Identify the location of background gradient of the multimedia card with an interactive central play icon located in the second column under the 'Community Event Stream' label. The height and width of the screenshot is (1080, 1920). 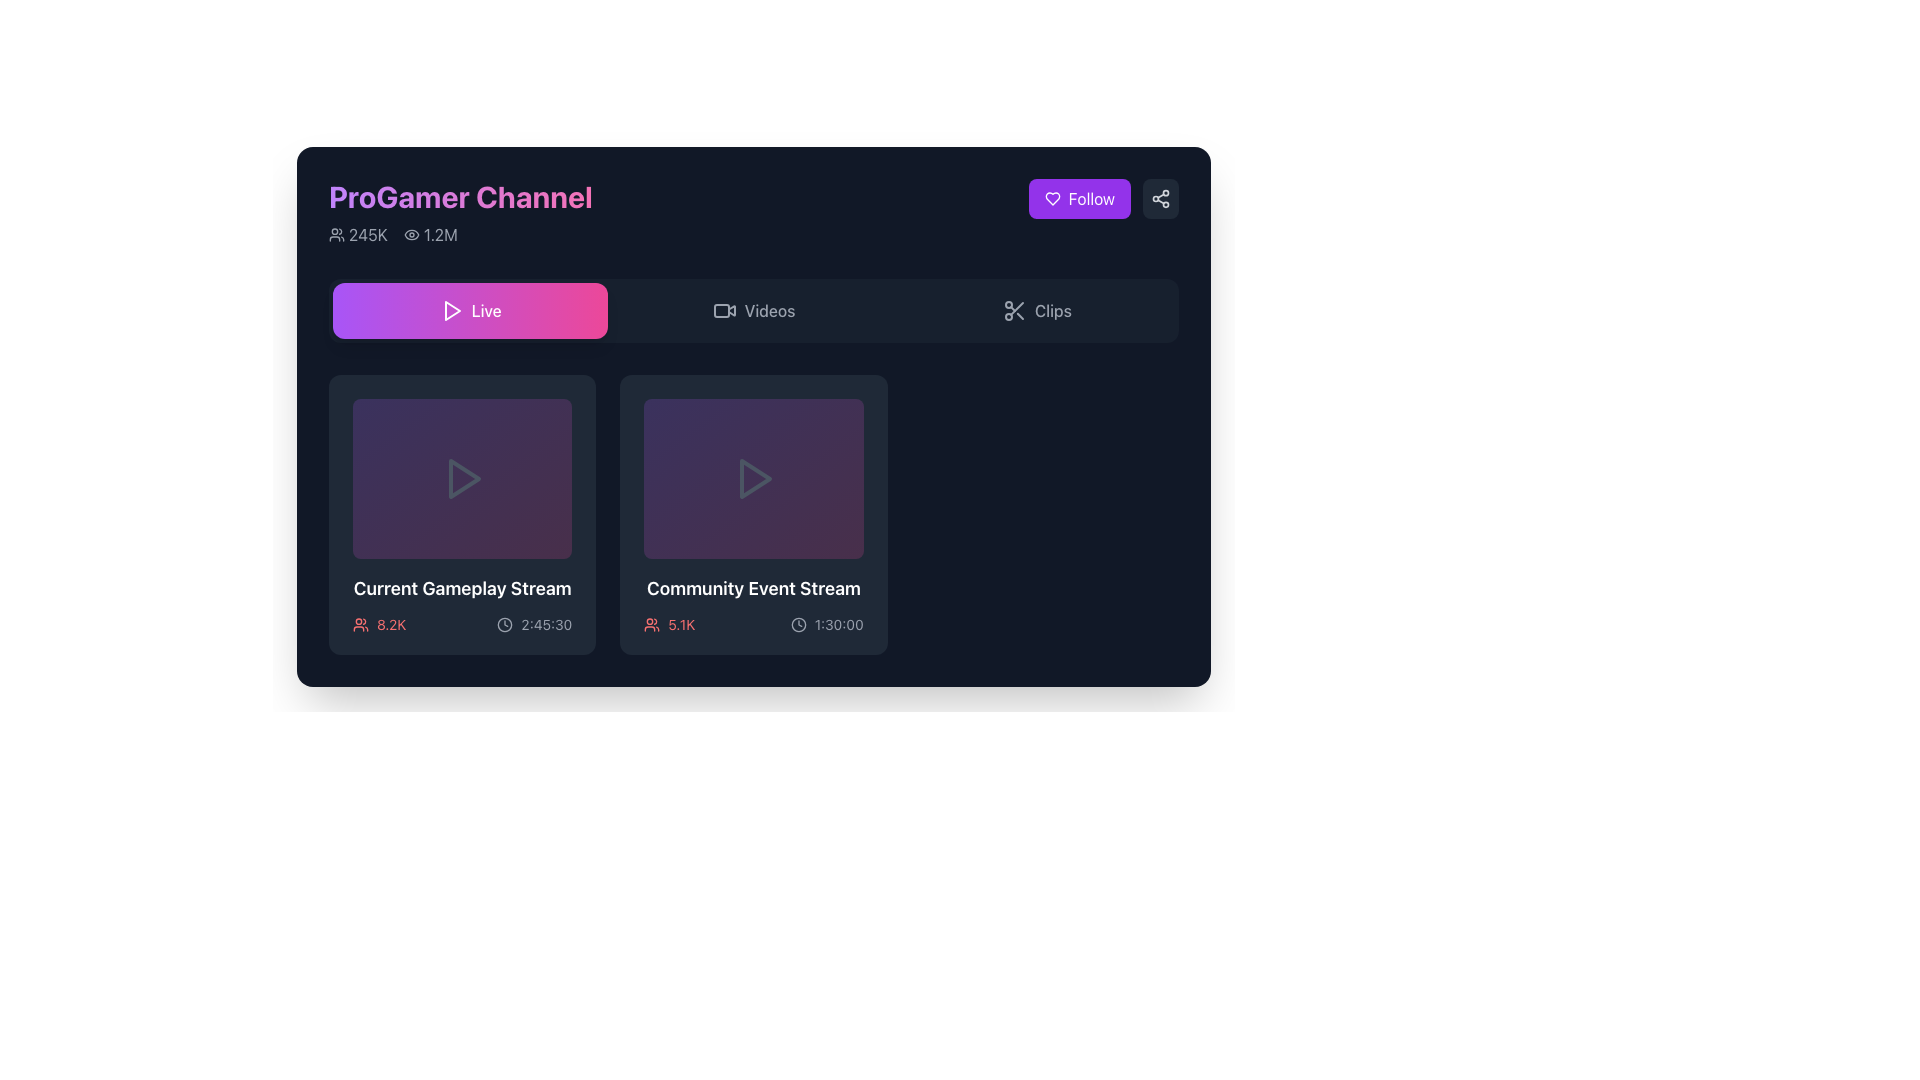
(752, 478).